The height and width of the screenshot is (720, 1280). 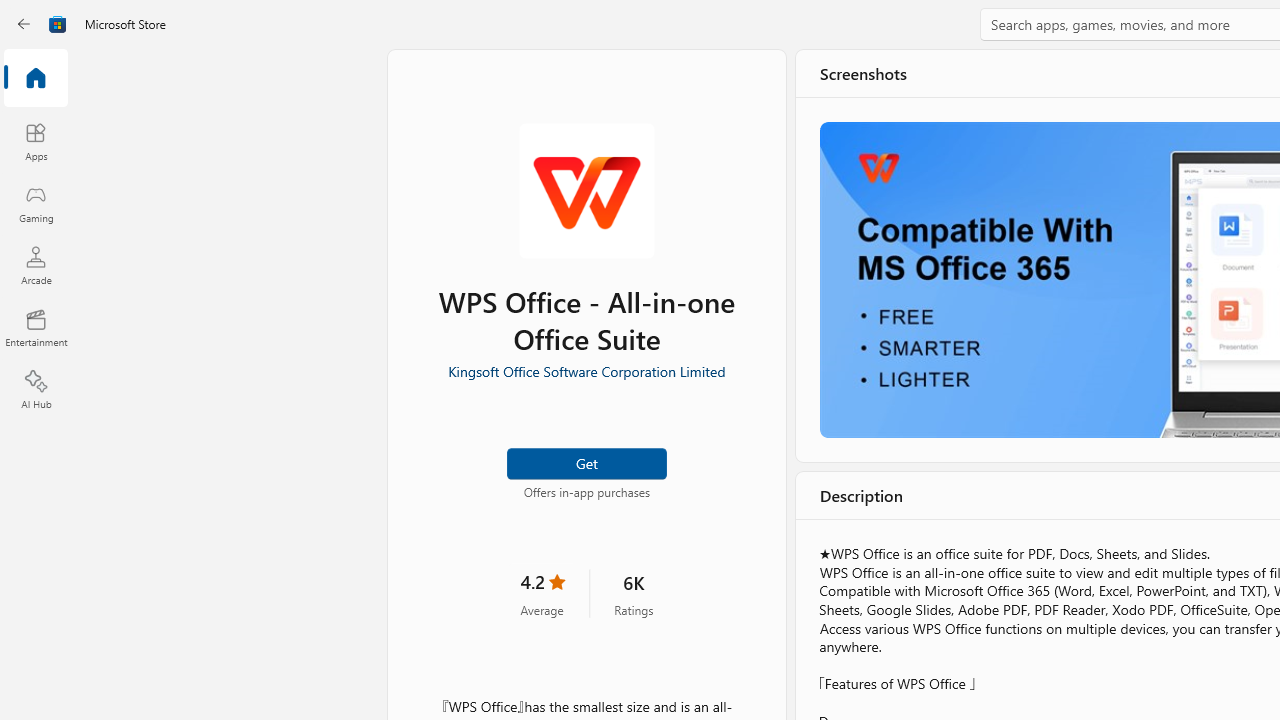 What do you see at coordinates (35, 78) in the screenshot?
I see `'Home'` at bounding box center [35, 78].